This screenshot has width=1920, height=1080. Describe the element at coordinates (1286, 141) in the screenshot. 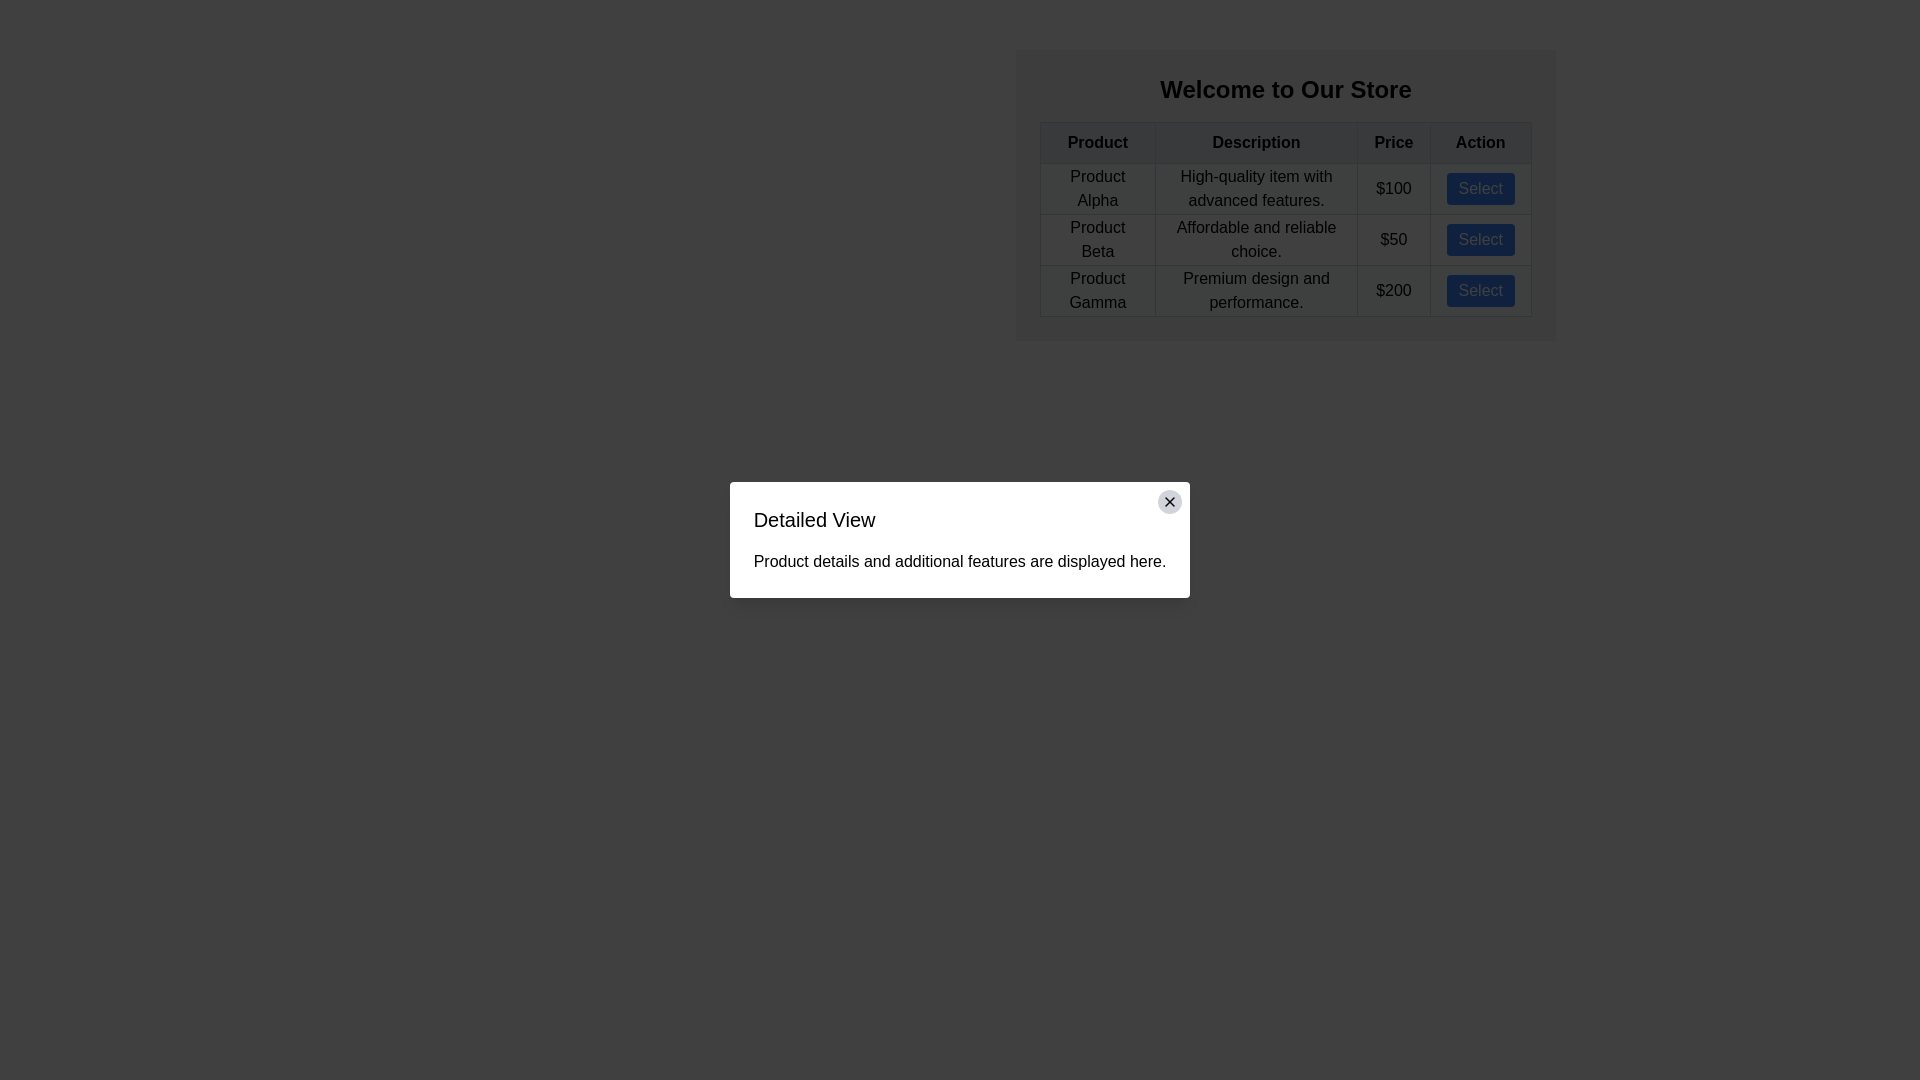

I see `the table header row that labels the columns for Product, Description, Price, and Action` at that location.